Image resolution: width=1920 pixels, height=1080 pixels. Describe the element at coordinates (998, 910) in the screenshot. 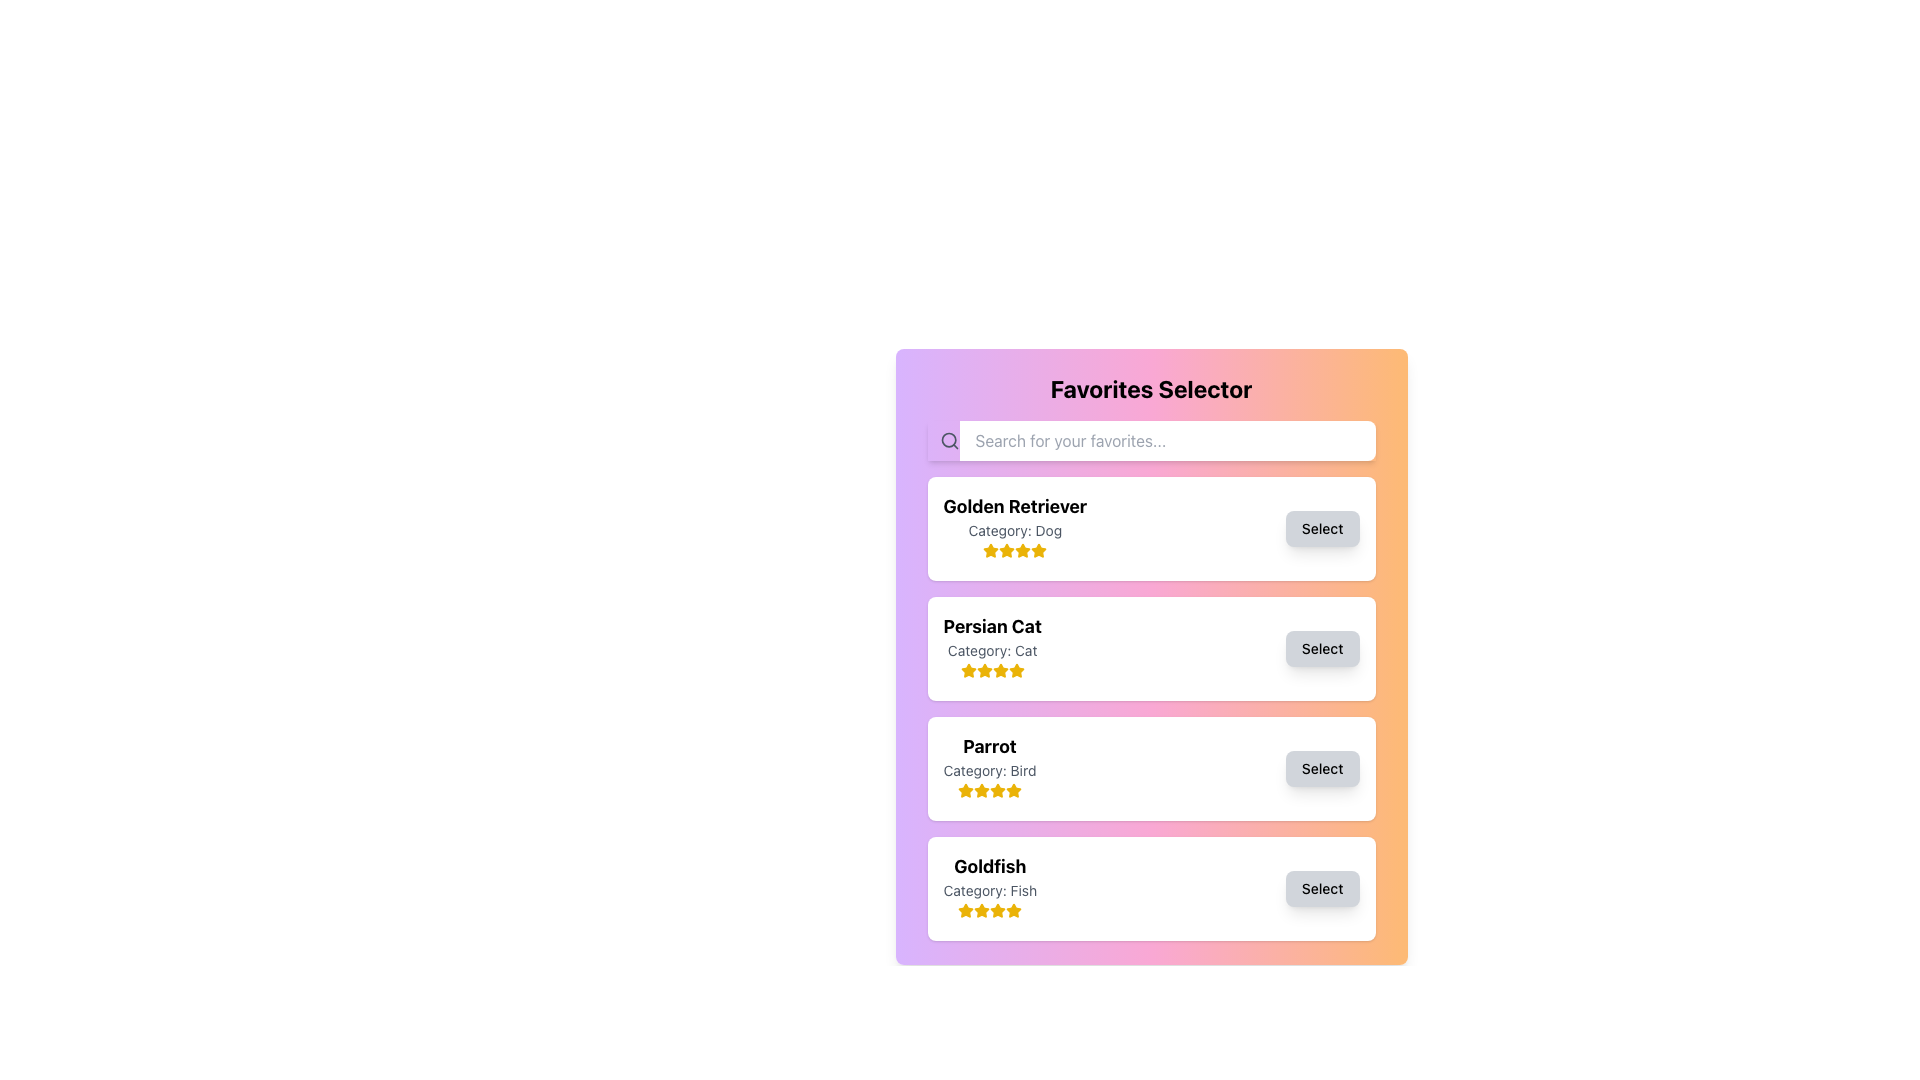

I see `the second star-shaped icon in the rating row for 'Goldfish'` at that location.